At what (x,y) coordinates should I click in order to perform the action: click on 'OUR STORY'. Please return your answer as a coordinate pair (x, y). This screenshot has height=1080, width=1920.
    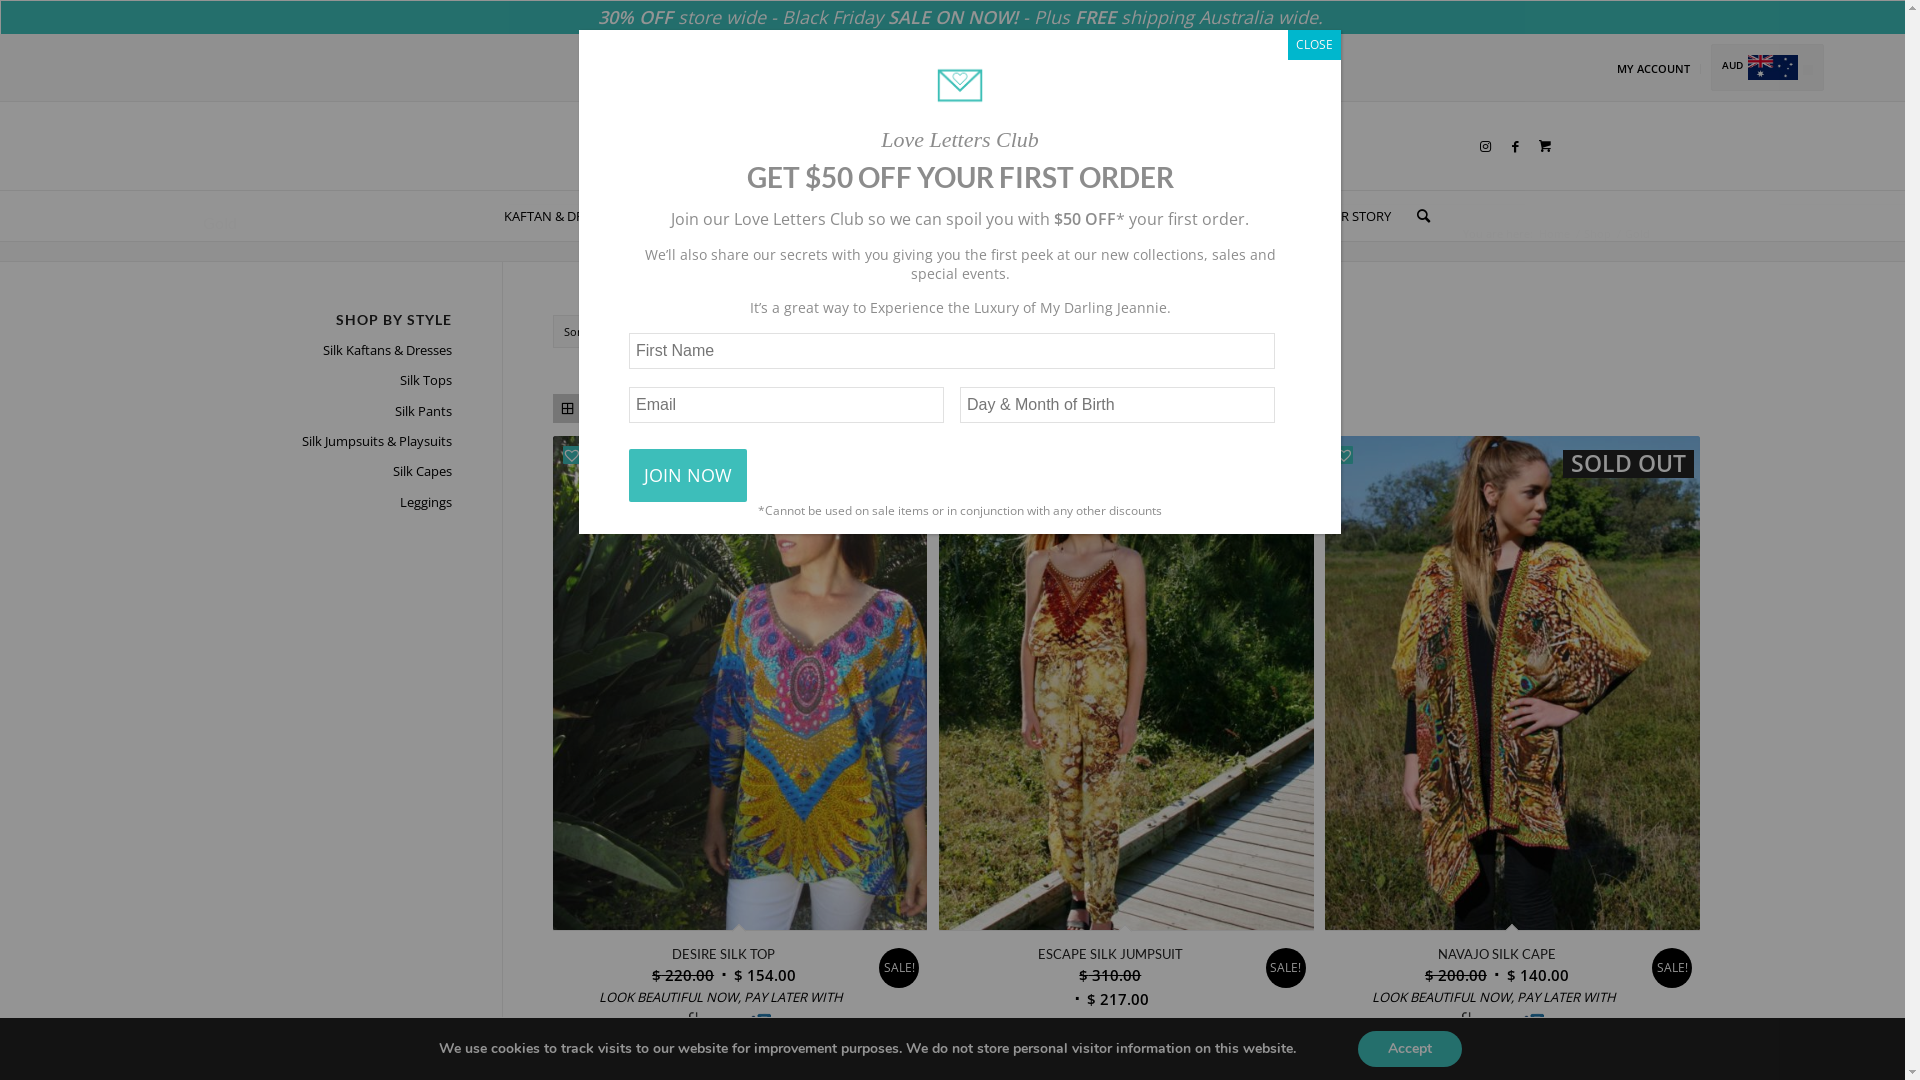
    Looking at the image, I should click on (1348, 216).